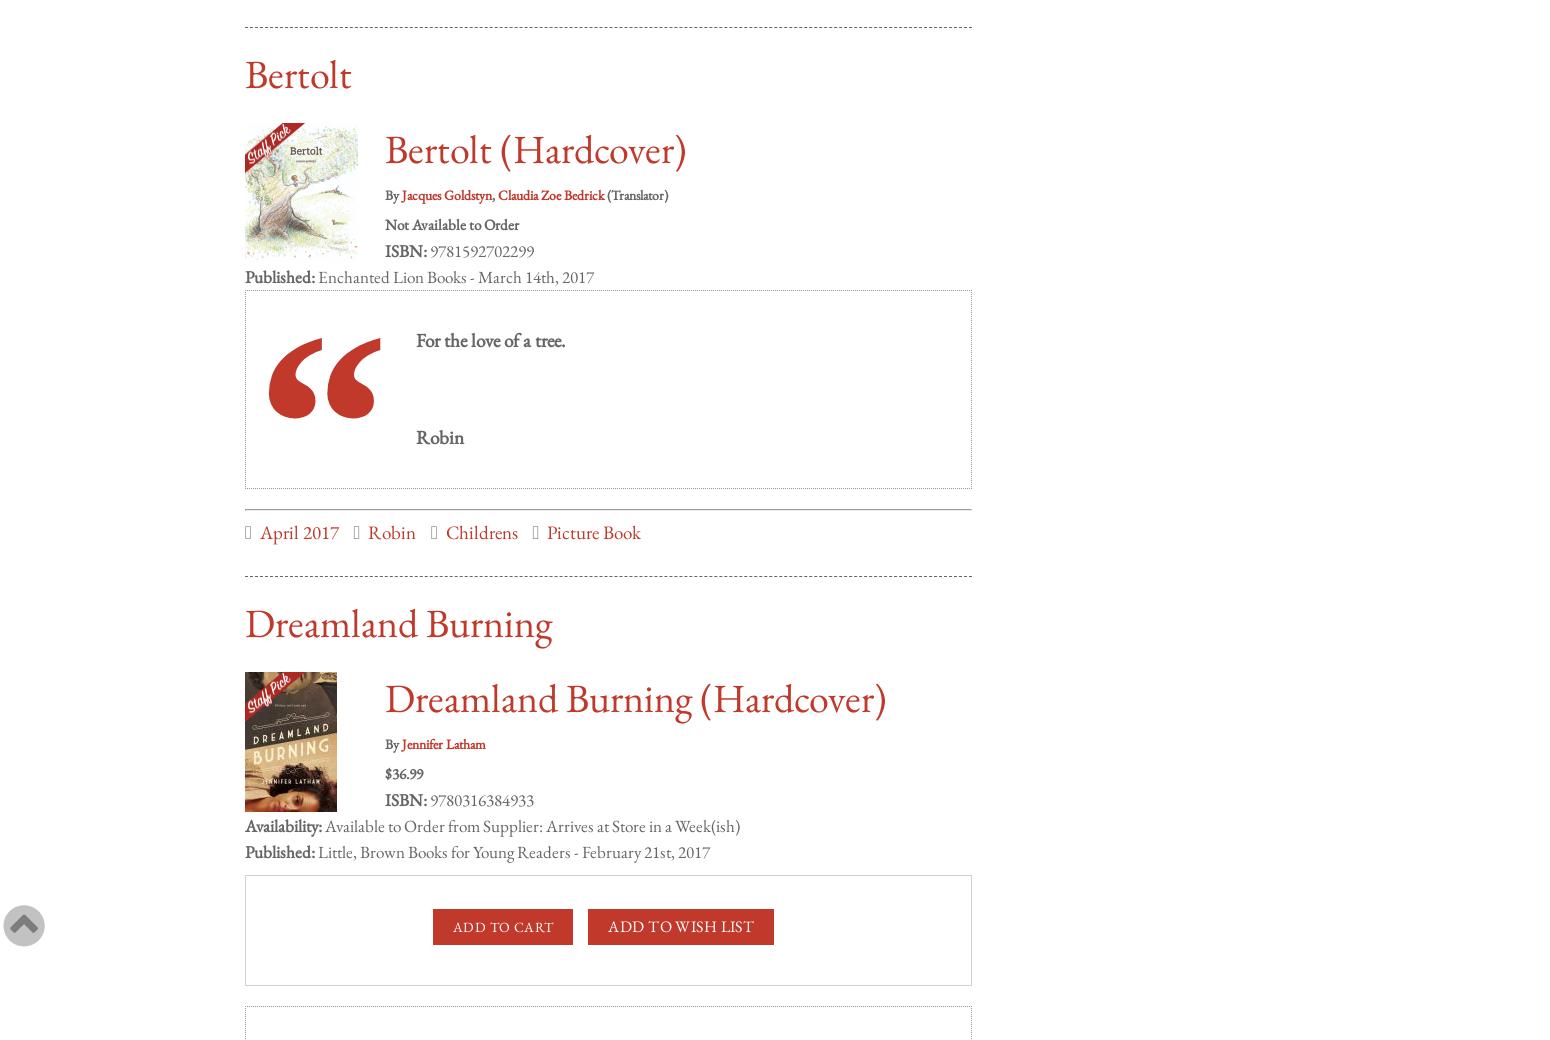 This screenshot has width=1550, height=1040. I want to click on 'Dreamland Burning', so click(398, 601).